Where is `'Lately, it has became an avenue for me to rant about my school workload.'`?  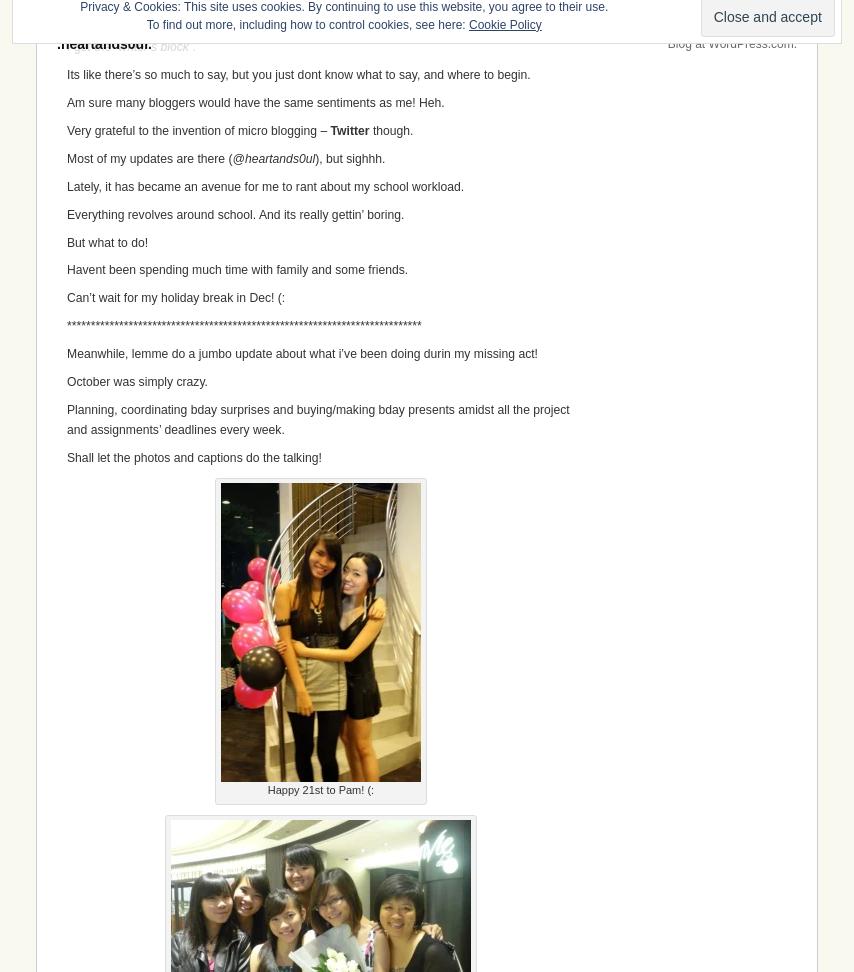 'Lately, it has became an avenue for me to rant about my school workload.' is located at coordinates (66, 185).